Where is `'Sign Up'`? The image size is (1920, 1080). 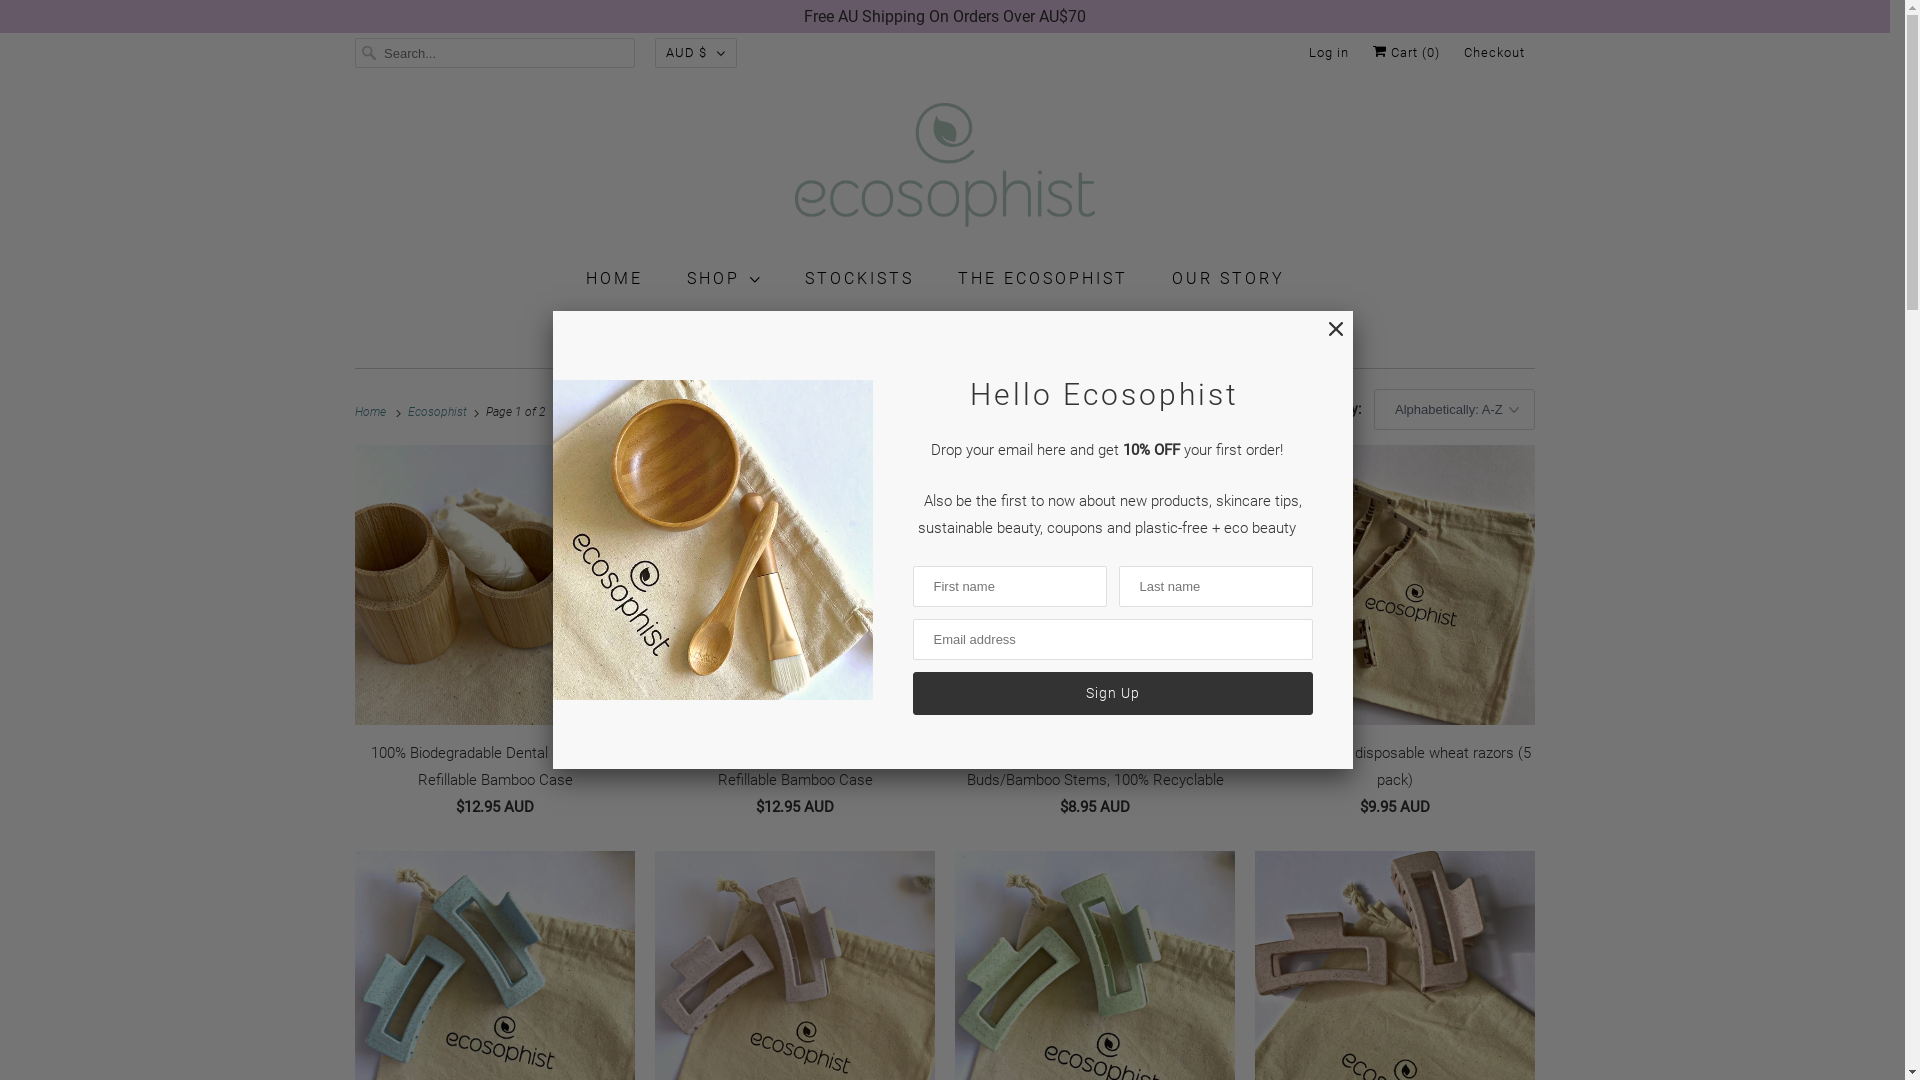
'Sign Up' is located at coordinates (1111, 692).